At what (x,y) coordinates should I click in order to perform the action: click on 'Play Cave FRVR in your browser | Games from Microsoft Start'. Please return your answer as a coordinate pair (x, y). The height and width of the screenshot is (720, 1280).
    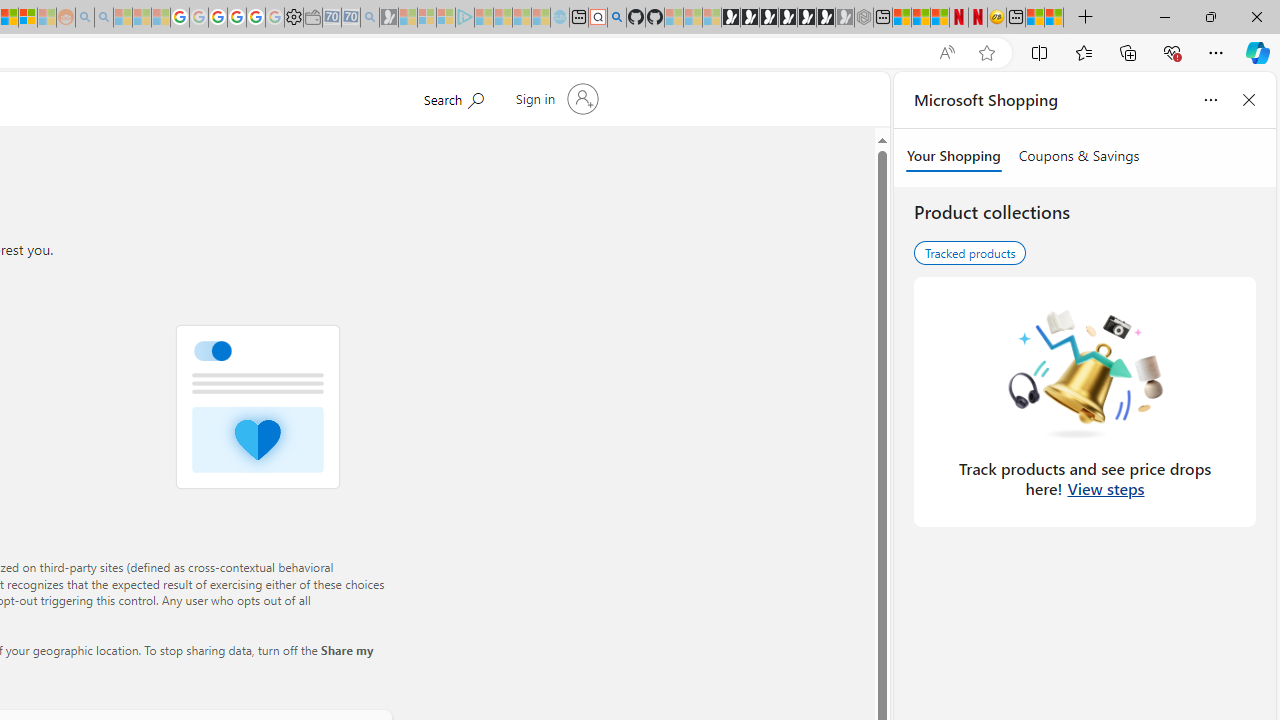
    Looking at the image, I should click on (768, 17).